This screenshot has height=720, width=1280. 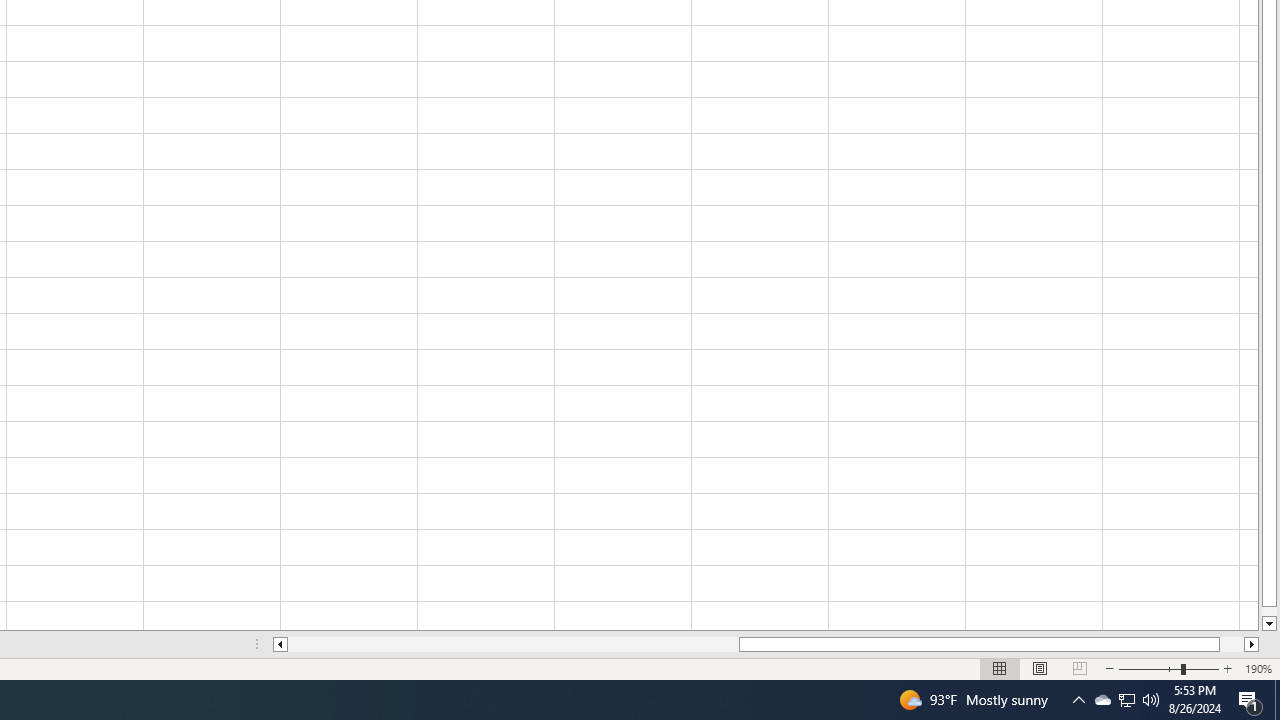 What do you see at coordinates (278, 644) in the screenshot?
I see `'Column left'` at bounding box center [278, 644].